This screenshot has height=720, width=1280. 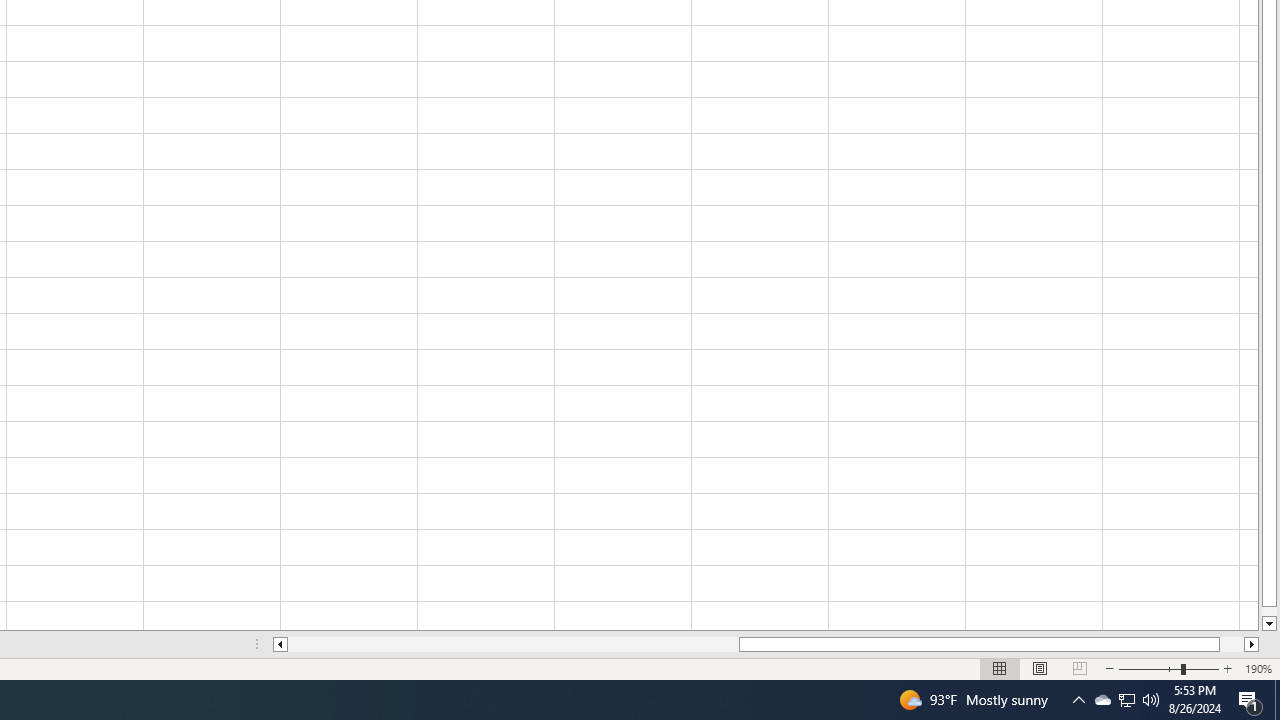 What do you see at coordinates (278, 644) in the screenshot?
I see `'Column left'` at bounding box center [278, 644].